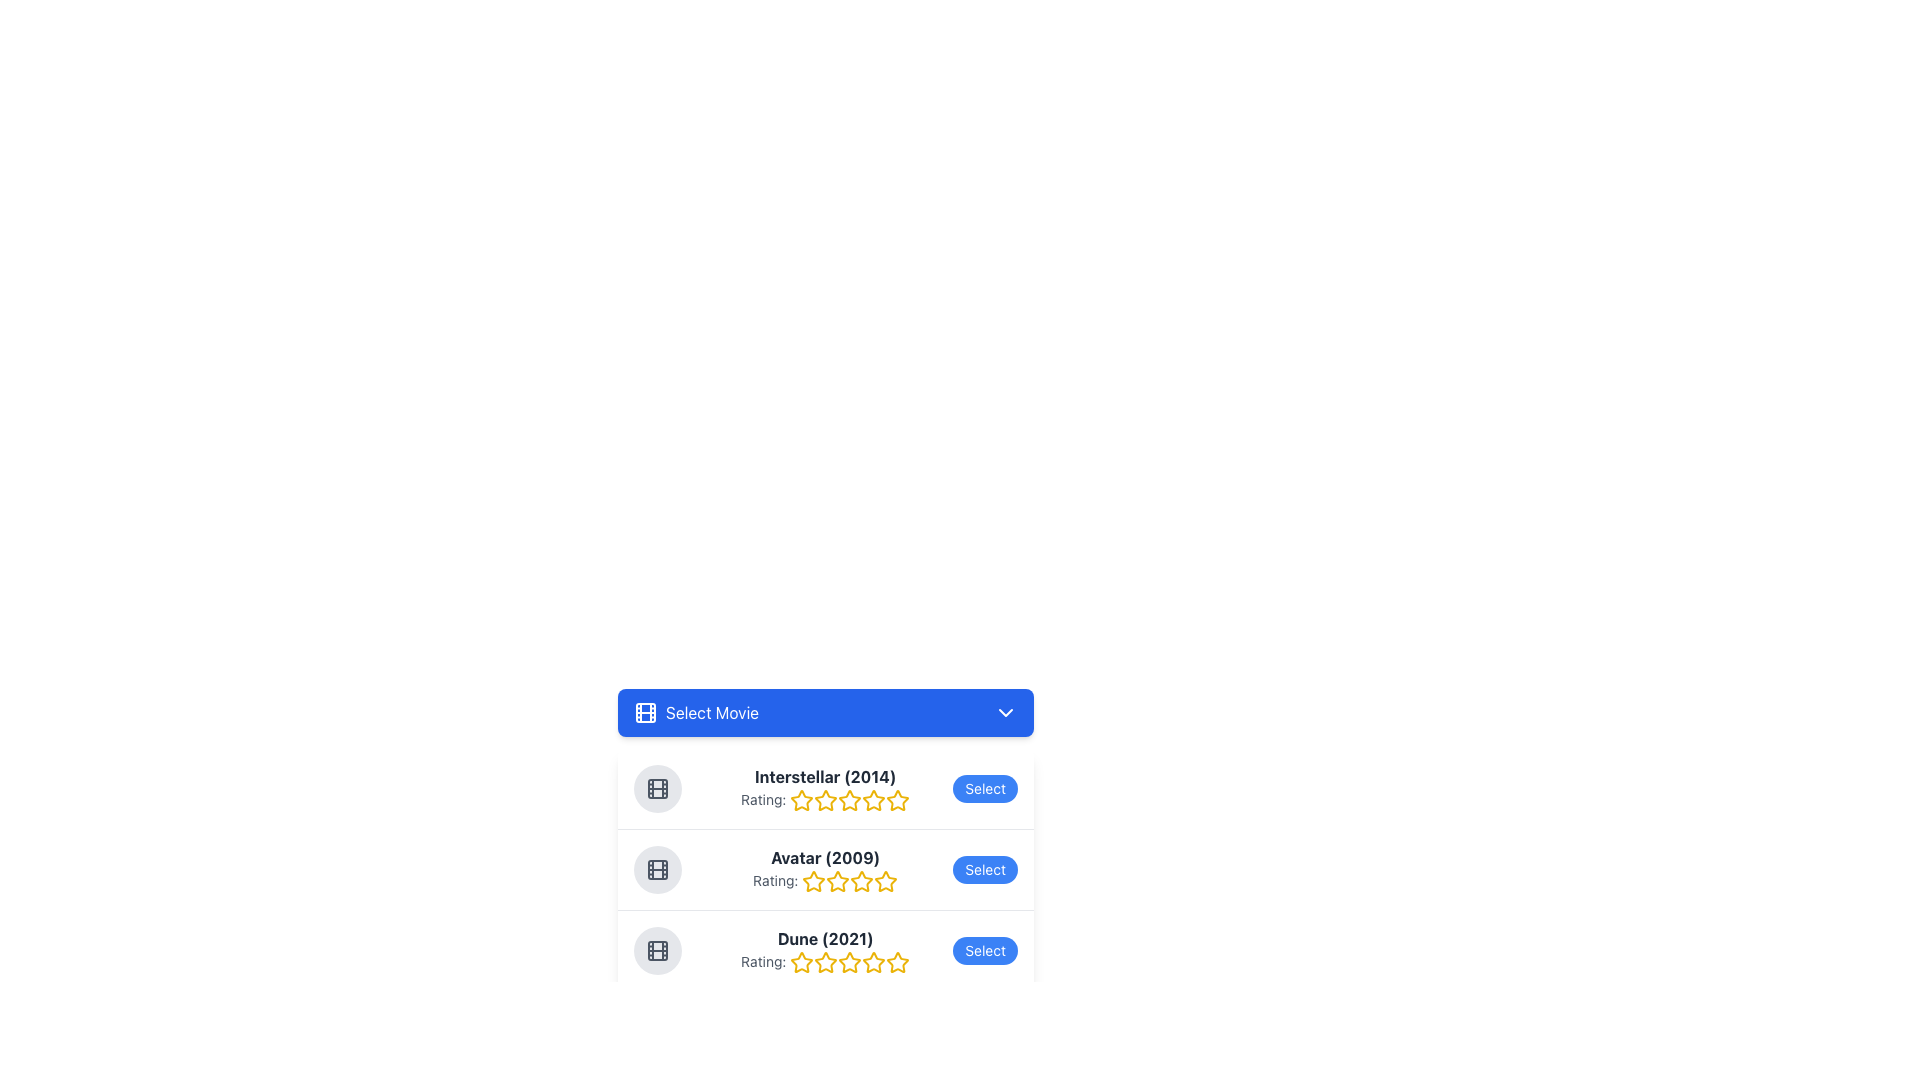 The height and width of the screenshot is (1080, 1920). What do you see at coordinates (825, 881) in the screenshot?
I see `the rating indicated by the text label for the movie 'Avatar (2009)', which is visually represented by stars beside it. This element is located in the second row of a list containing movie titles and ratings` at bounding box center [825, 881].